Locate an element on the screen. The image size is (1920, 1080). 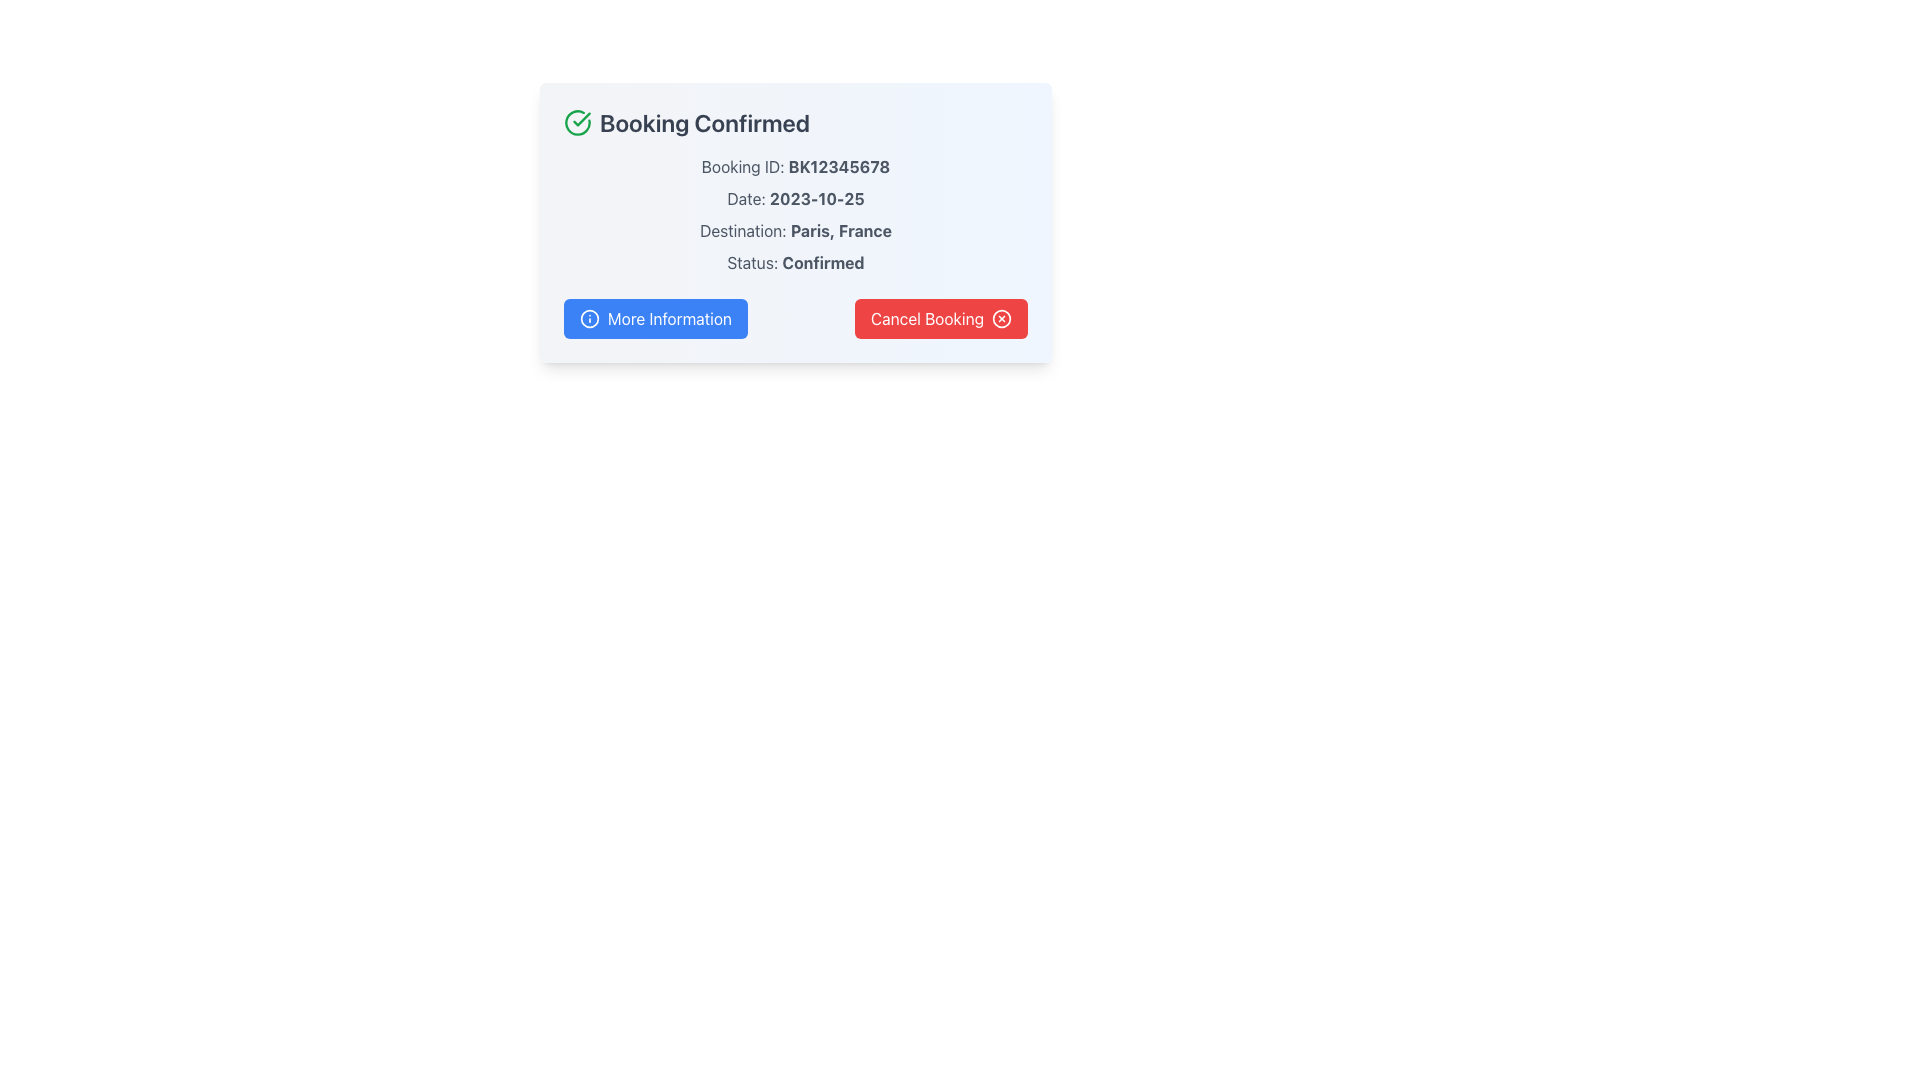
the static informational text display that shows booking details, located below the title 'Booking Confirmed' and above the buttons 'More Information' and 'Cancel Booking' is located at coordinates (795, 215).